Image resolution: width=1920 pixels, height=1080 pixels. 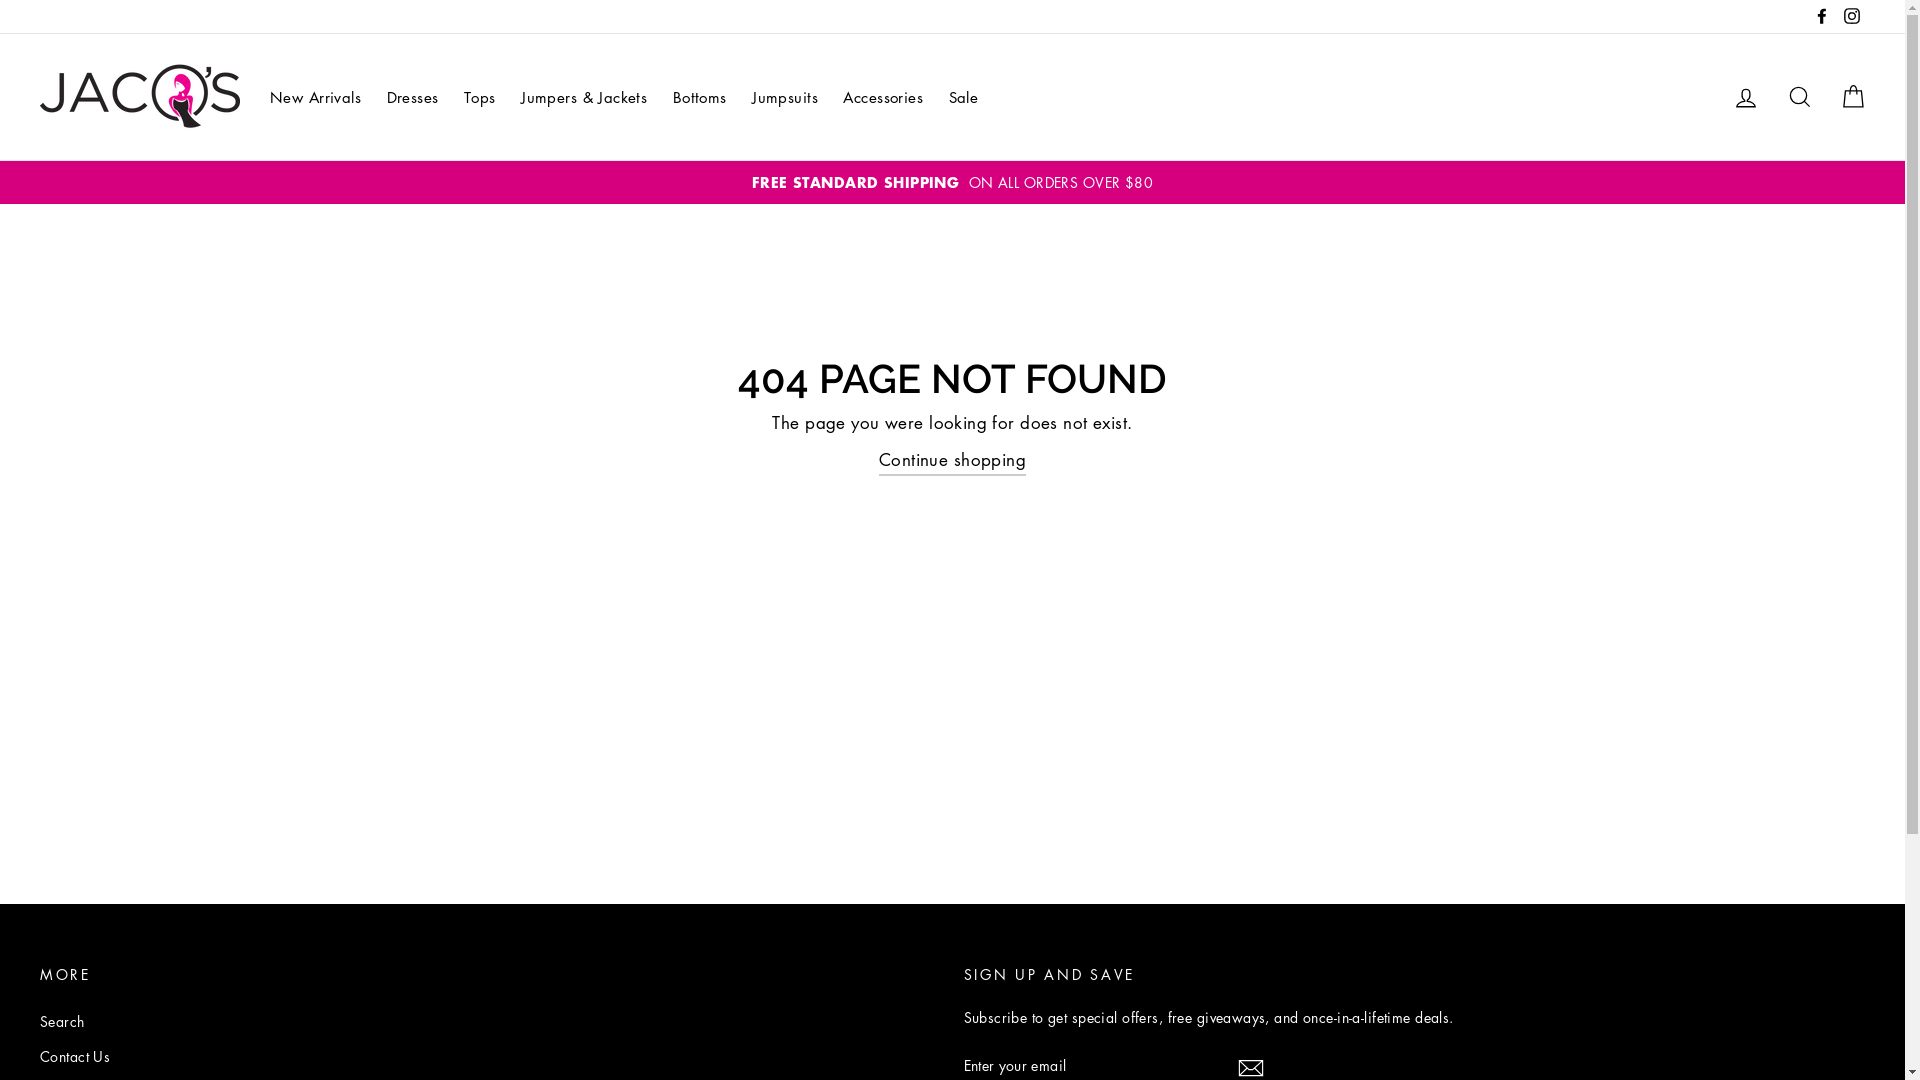 I want to click on 'Jumpsuits', so click(x=741, y=97).